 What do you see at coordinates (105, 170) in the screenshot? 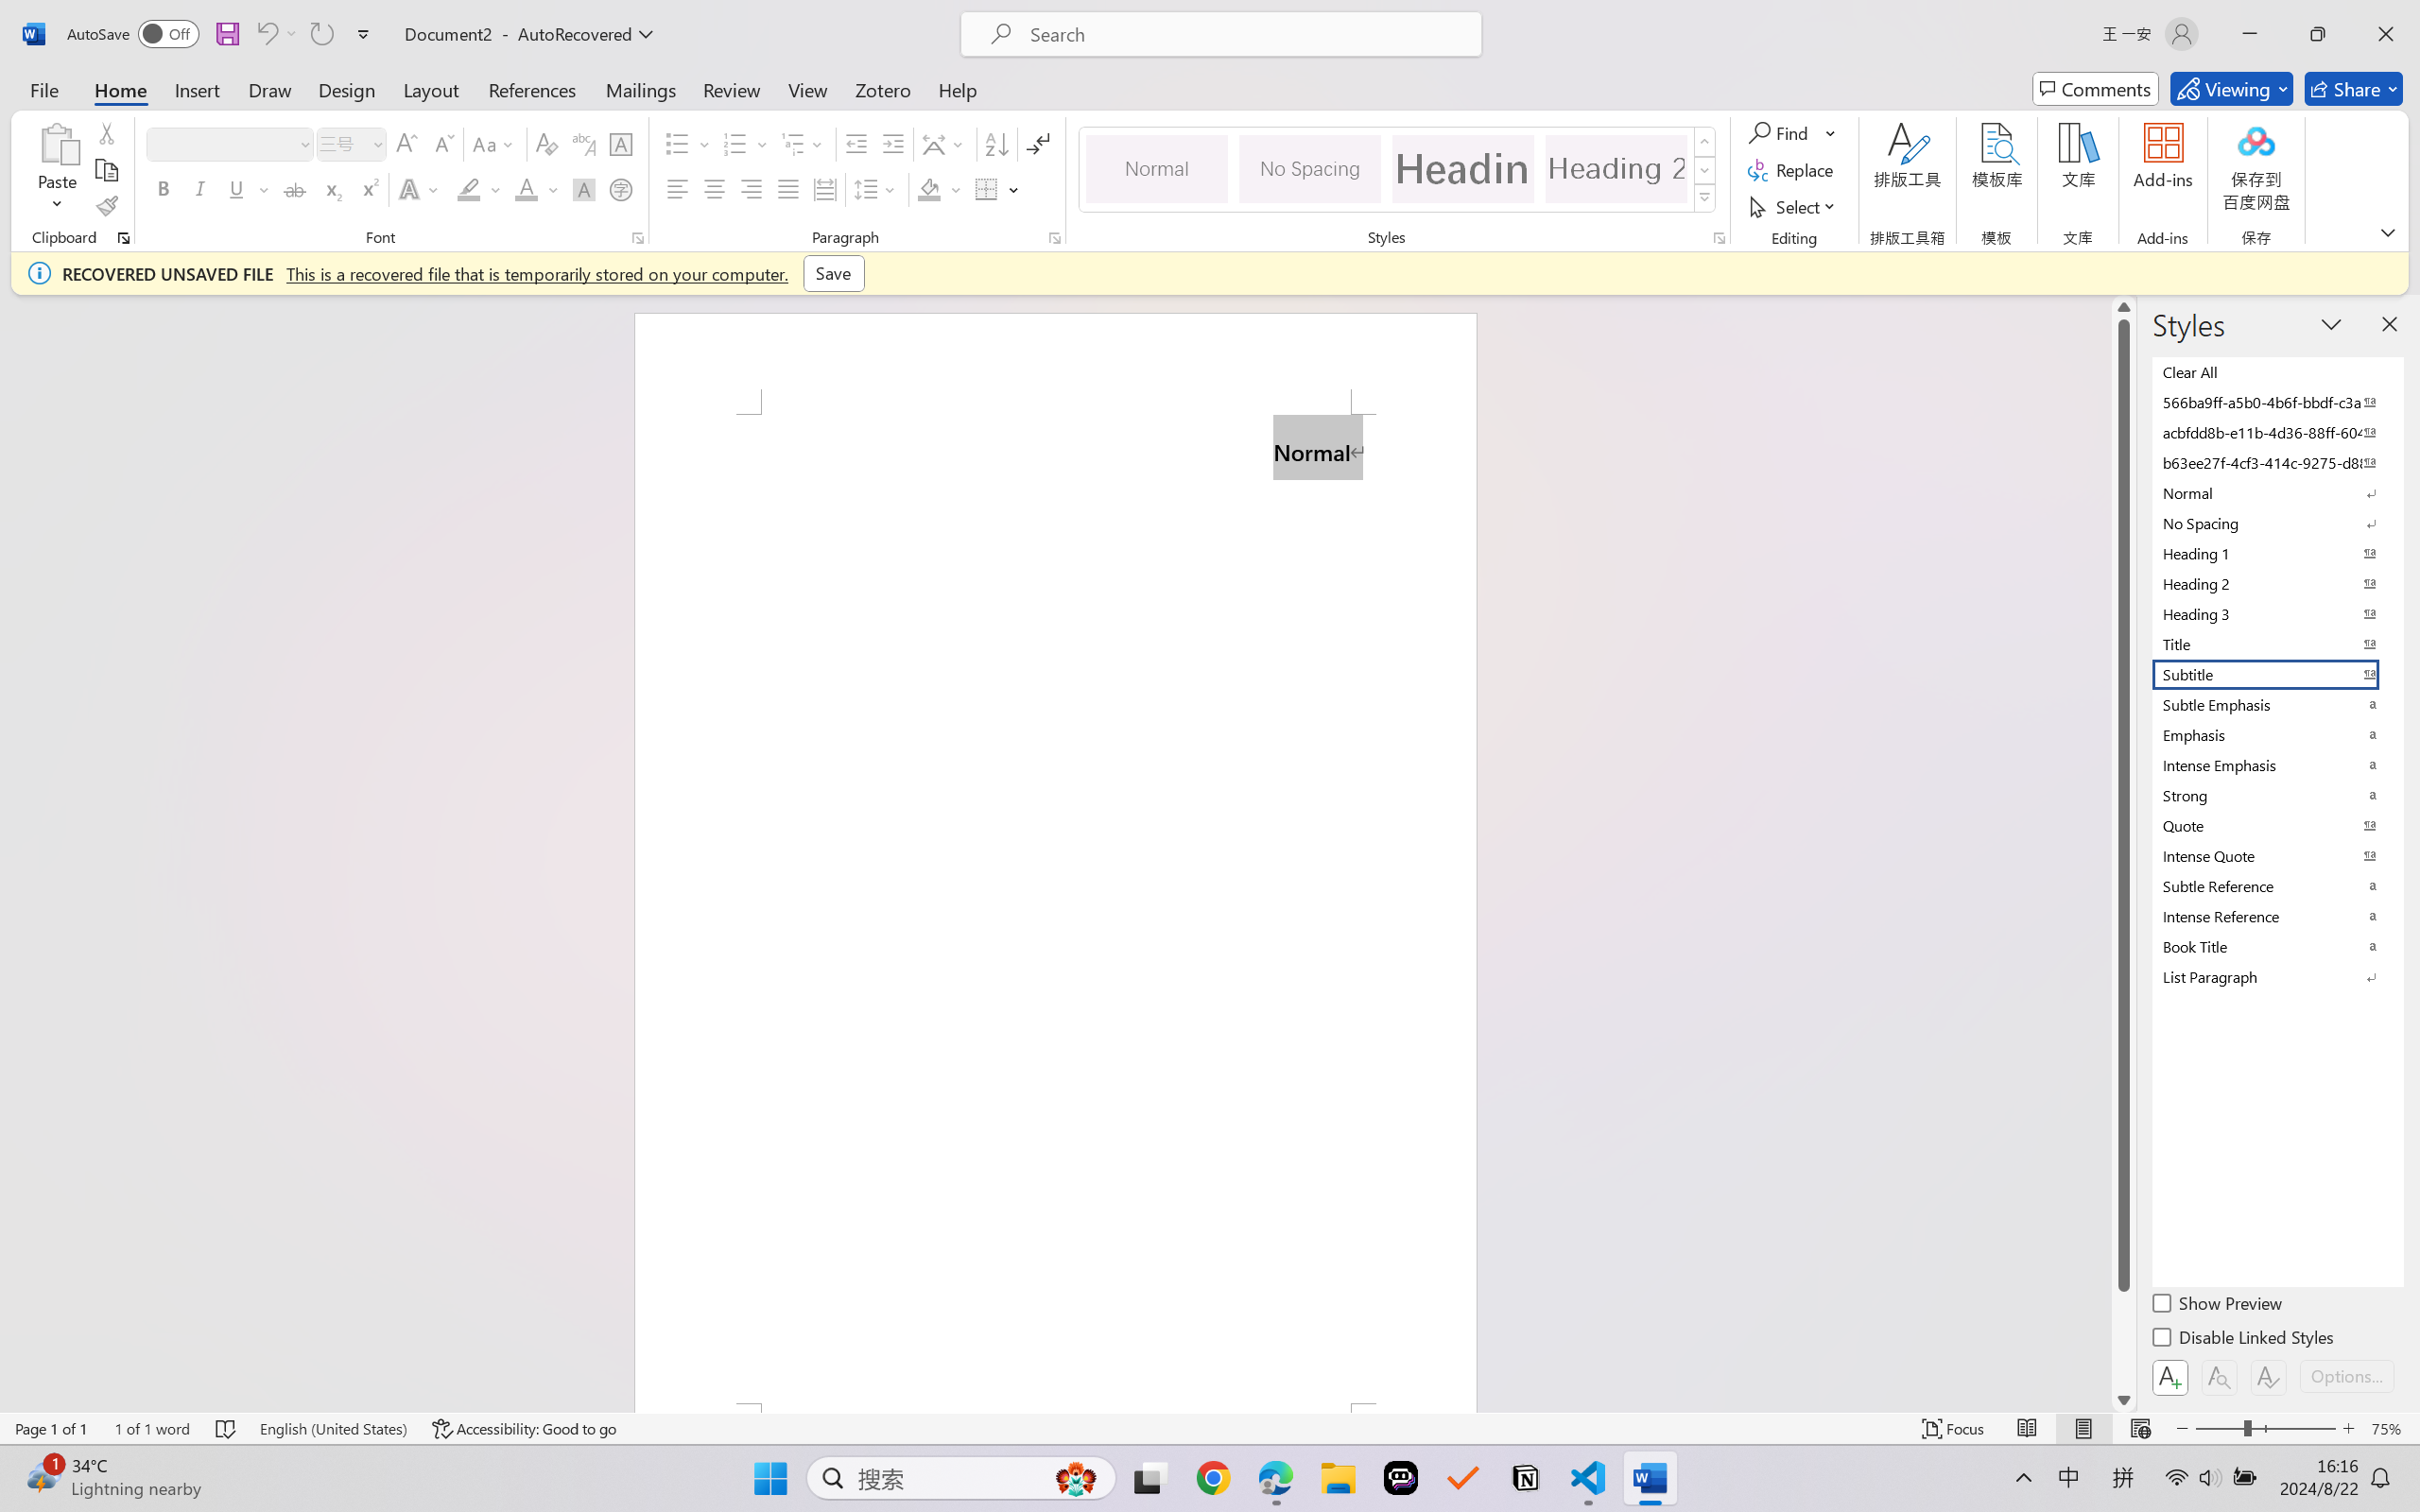
I see `'Copy'` at bounding box center [105, 170].